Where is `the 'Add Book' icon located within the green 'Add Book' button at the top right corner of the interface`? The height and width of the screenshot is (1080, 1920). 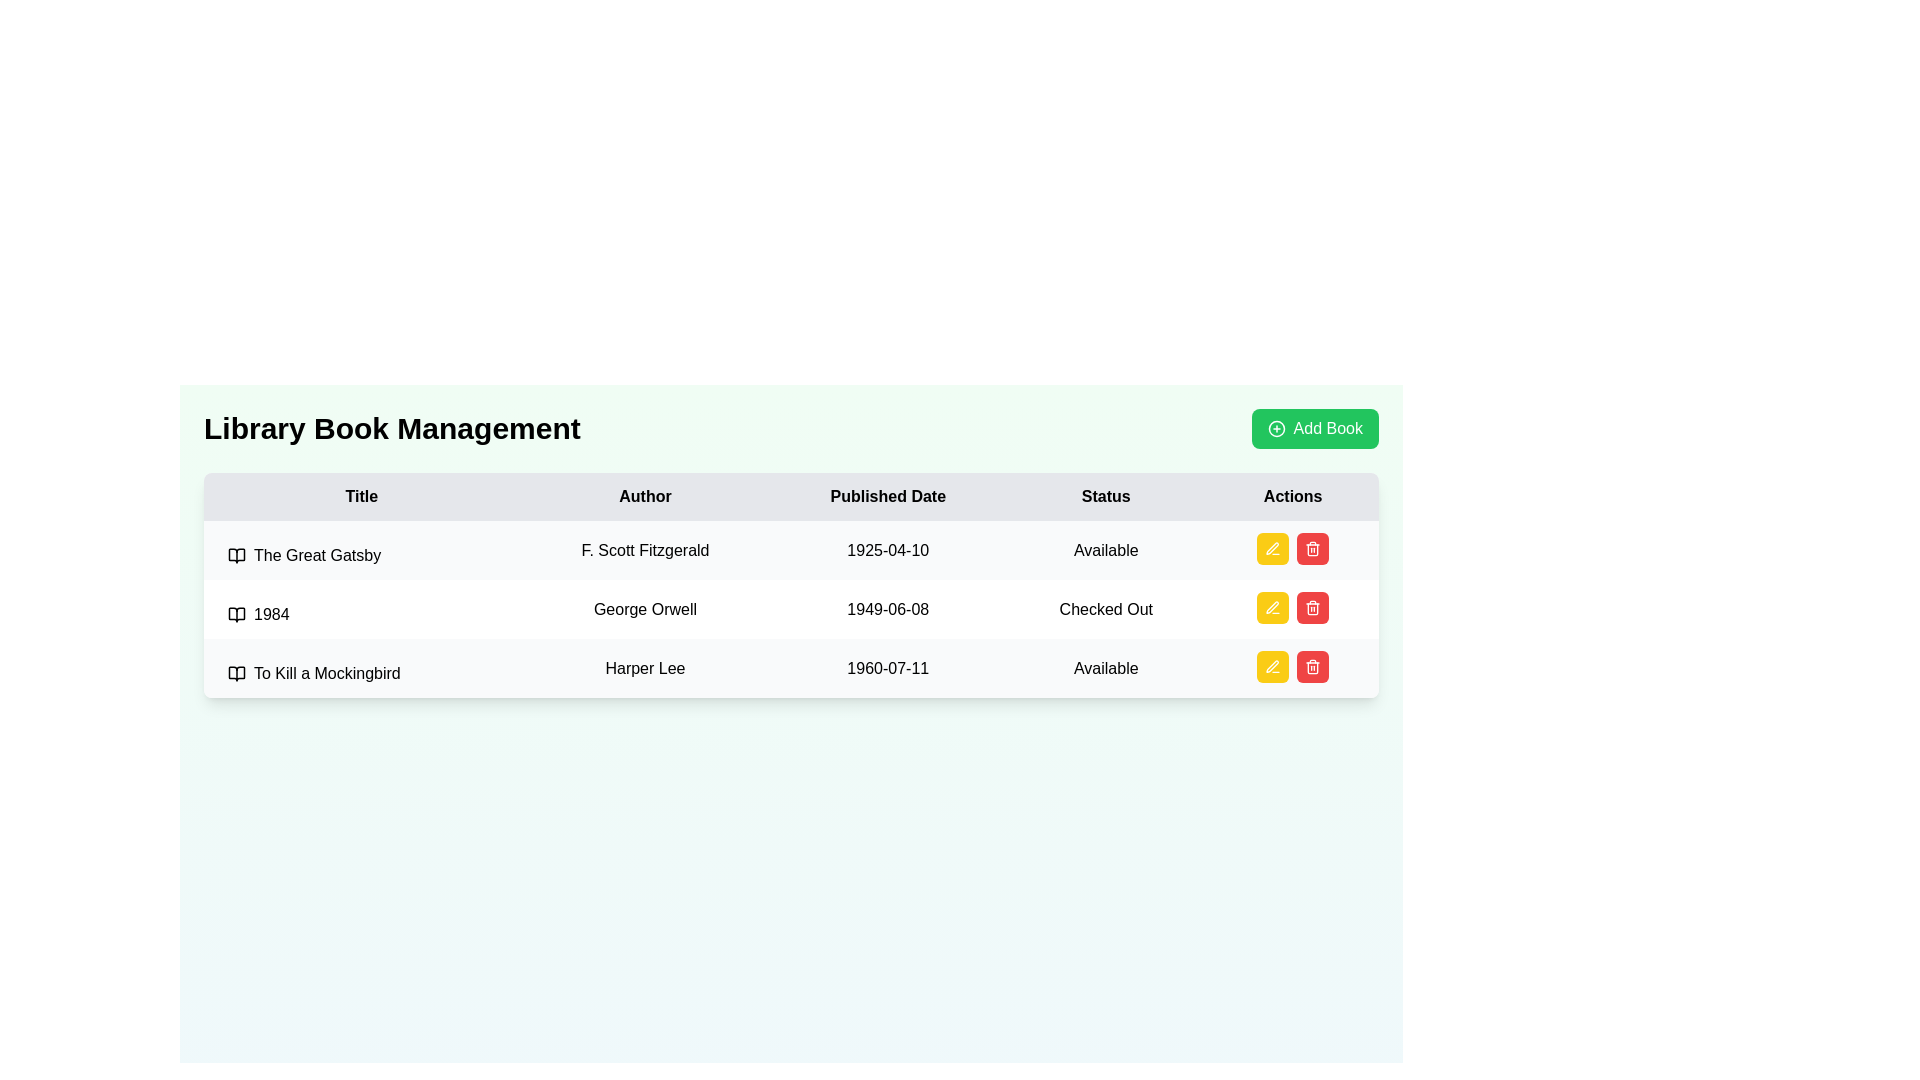 the 'Add Book' icon located within the green 'Add Book' button at the top right corner of the interface is located at coordinates (1275, 427).